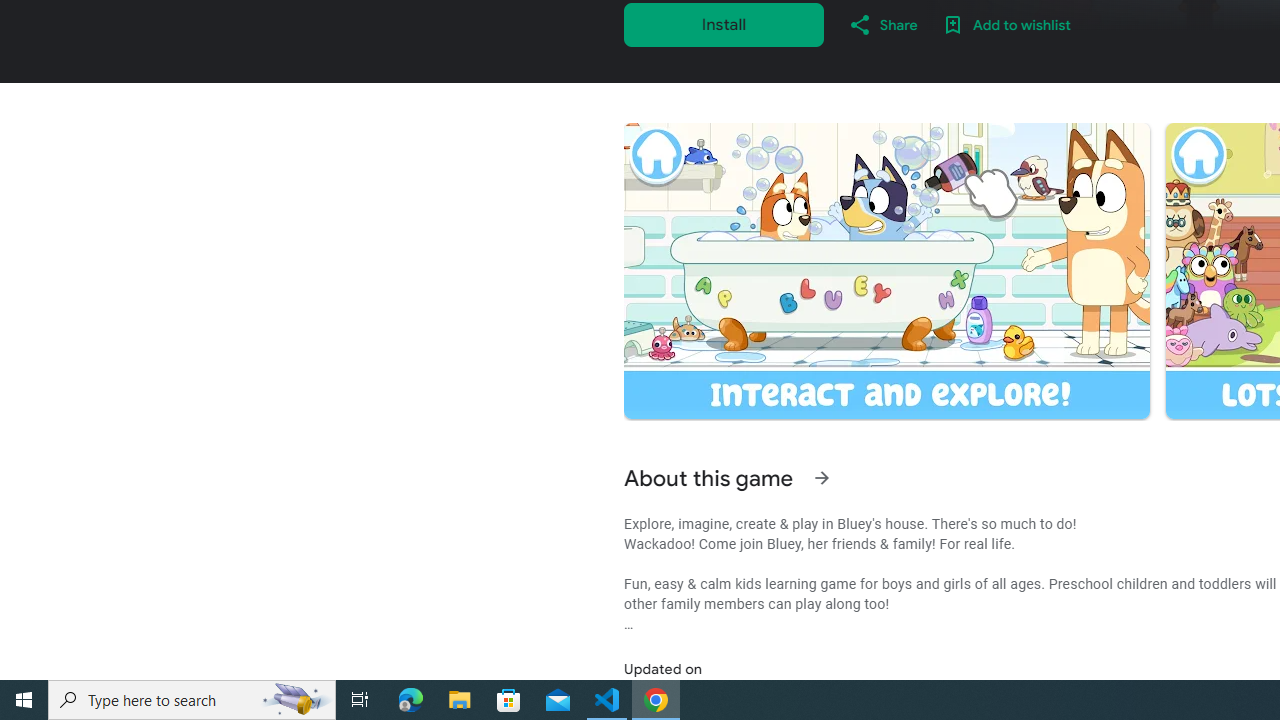 This screenshot has width=1280, height=720. What do you see at coordinates (880, 24) in the screenshot?
I see `'Share'` at bounding box center [880, 24].